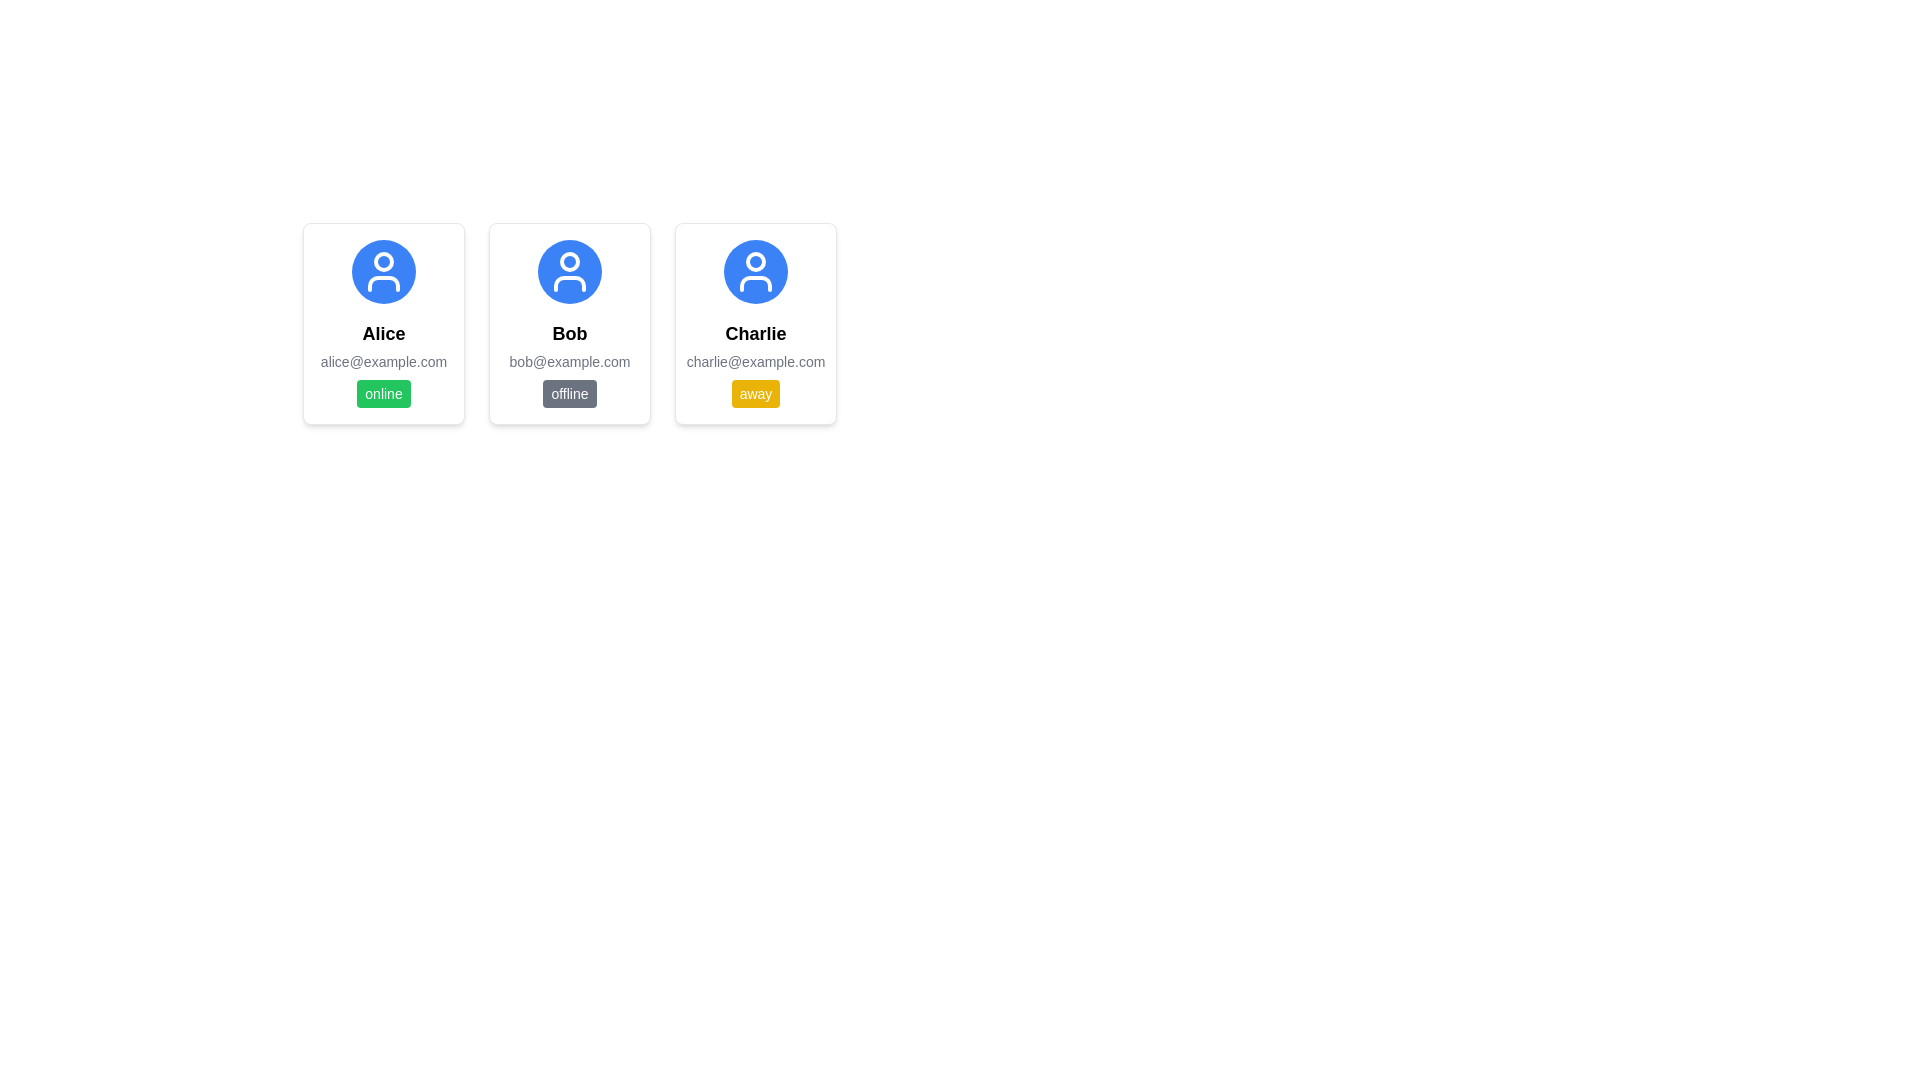 This screenshot has height=1080, width=1920. Describe the element at coordinates (569, 393) in the screenshot. I see `the Status label or badge indicating the user is currently 'offline', located within the middle user profile card, below the email address 'bob@example.com'` at that location.